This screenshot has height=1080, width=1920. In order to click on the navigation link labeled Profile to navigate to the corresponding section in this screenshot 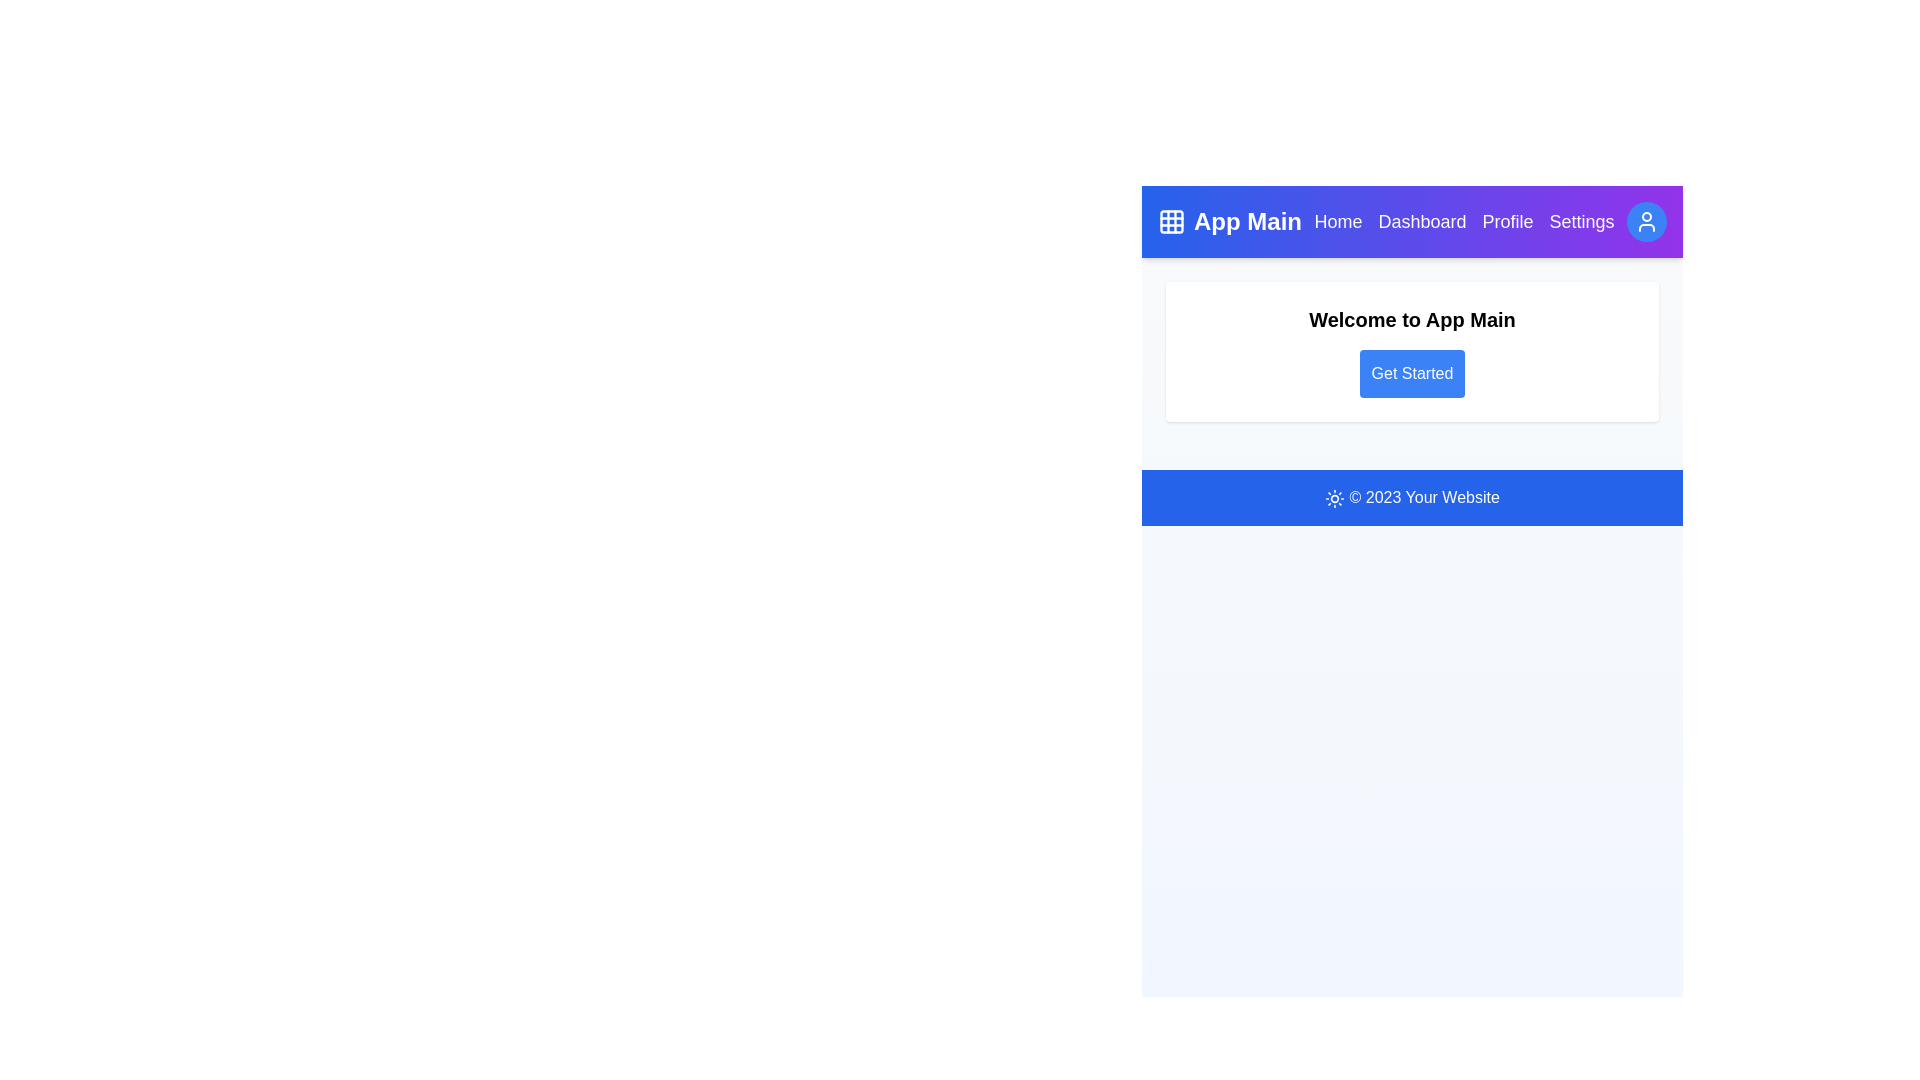, I will do `click(1507, 222)`.